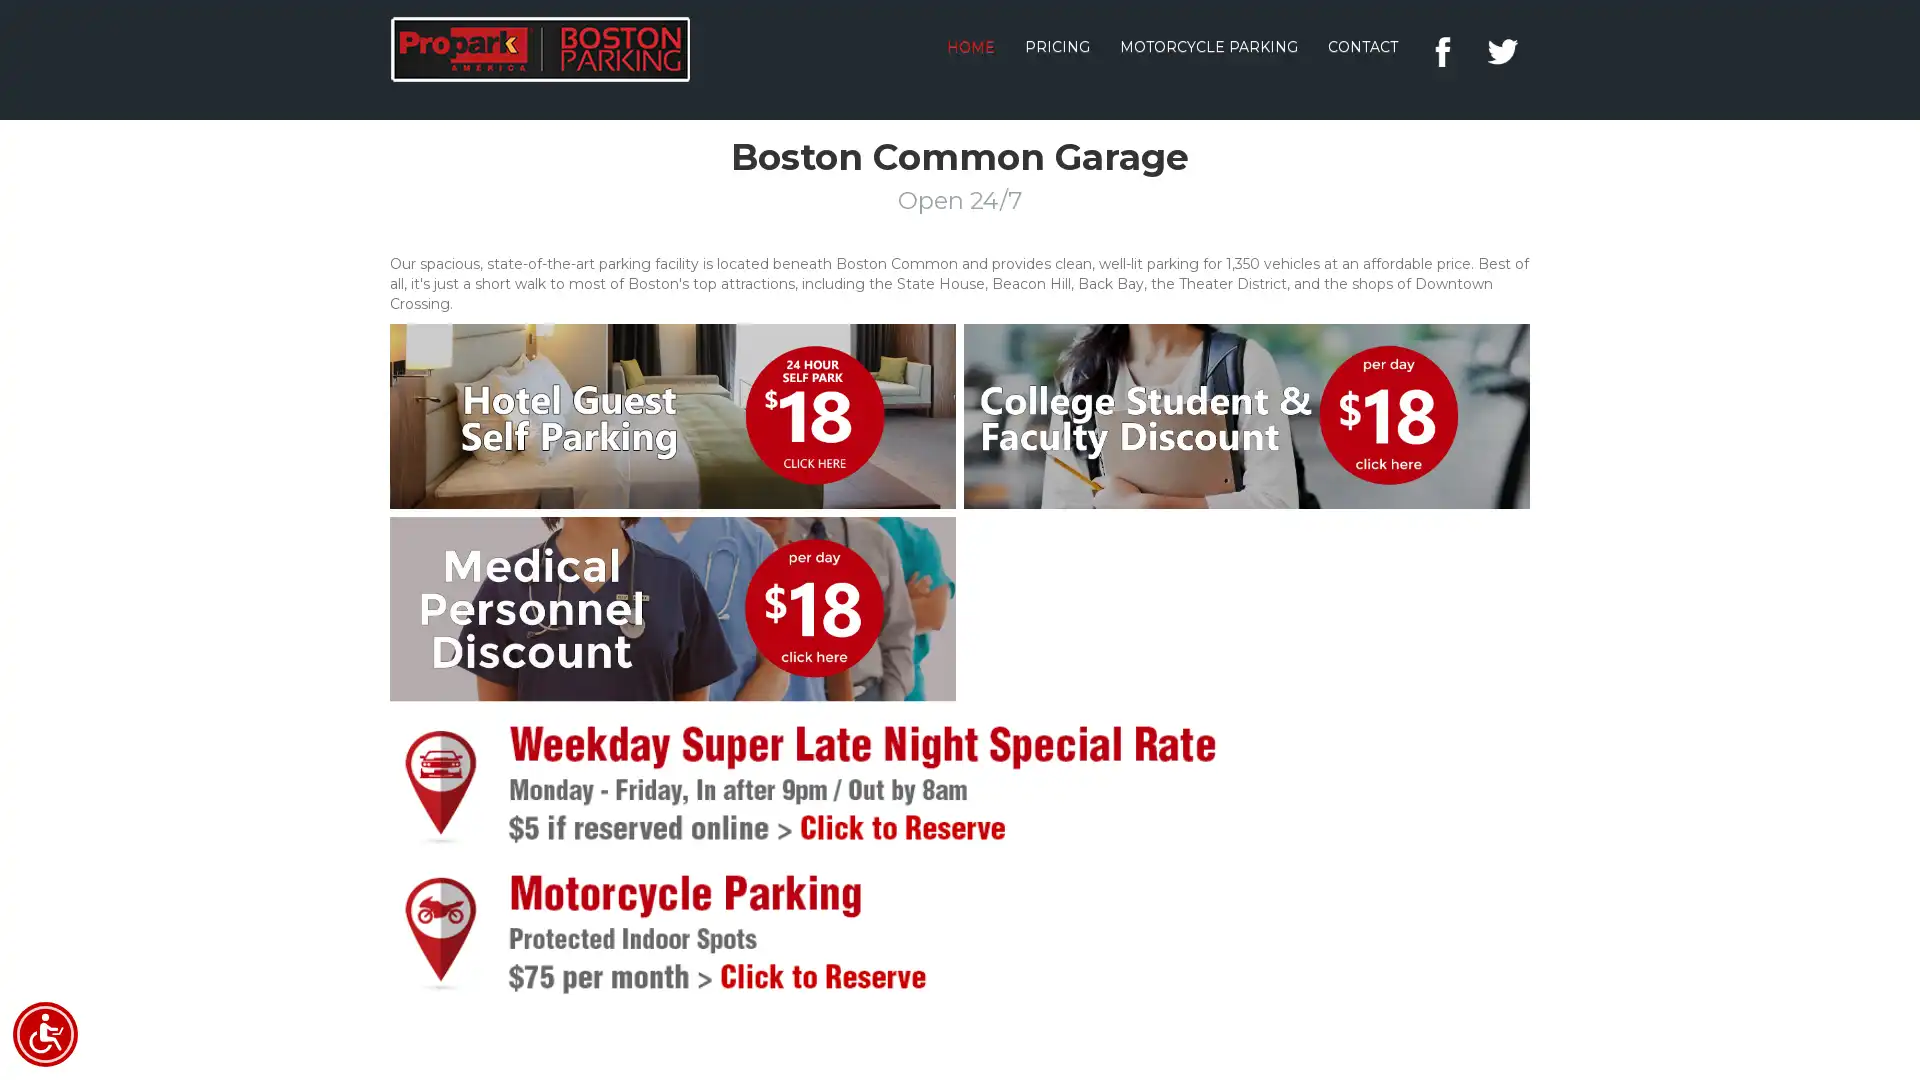  I want to click on Accessibility Menu, so click(45, 1034).